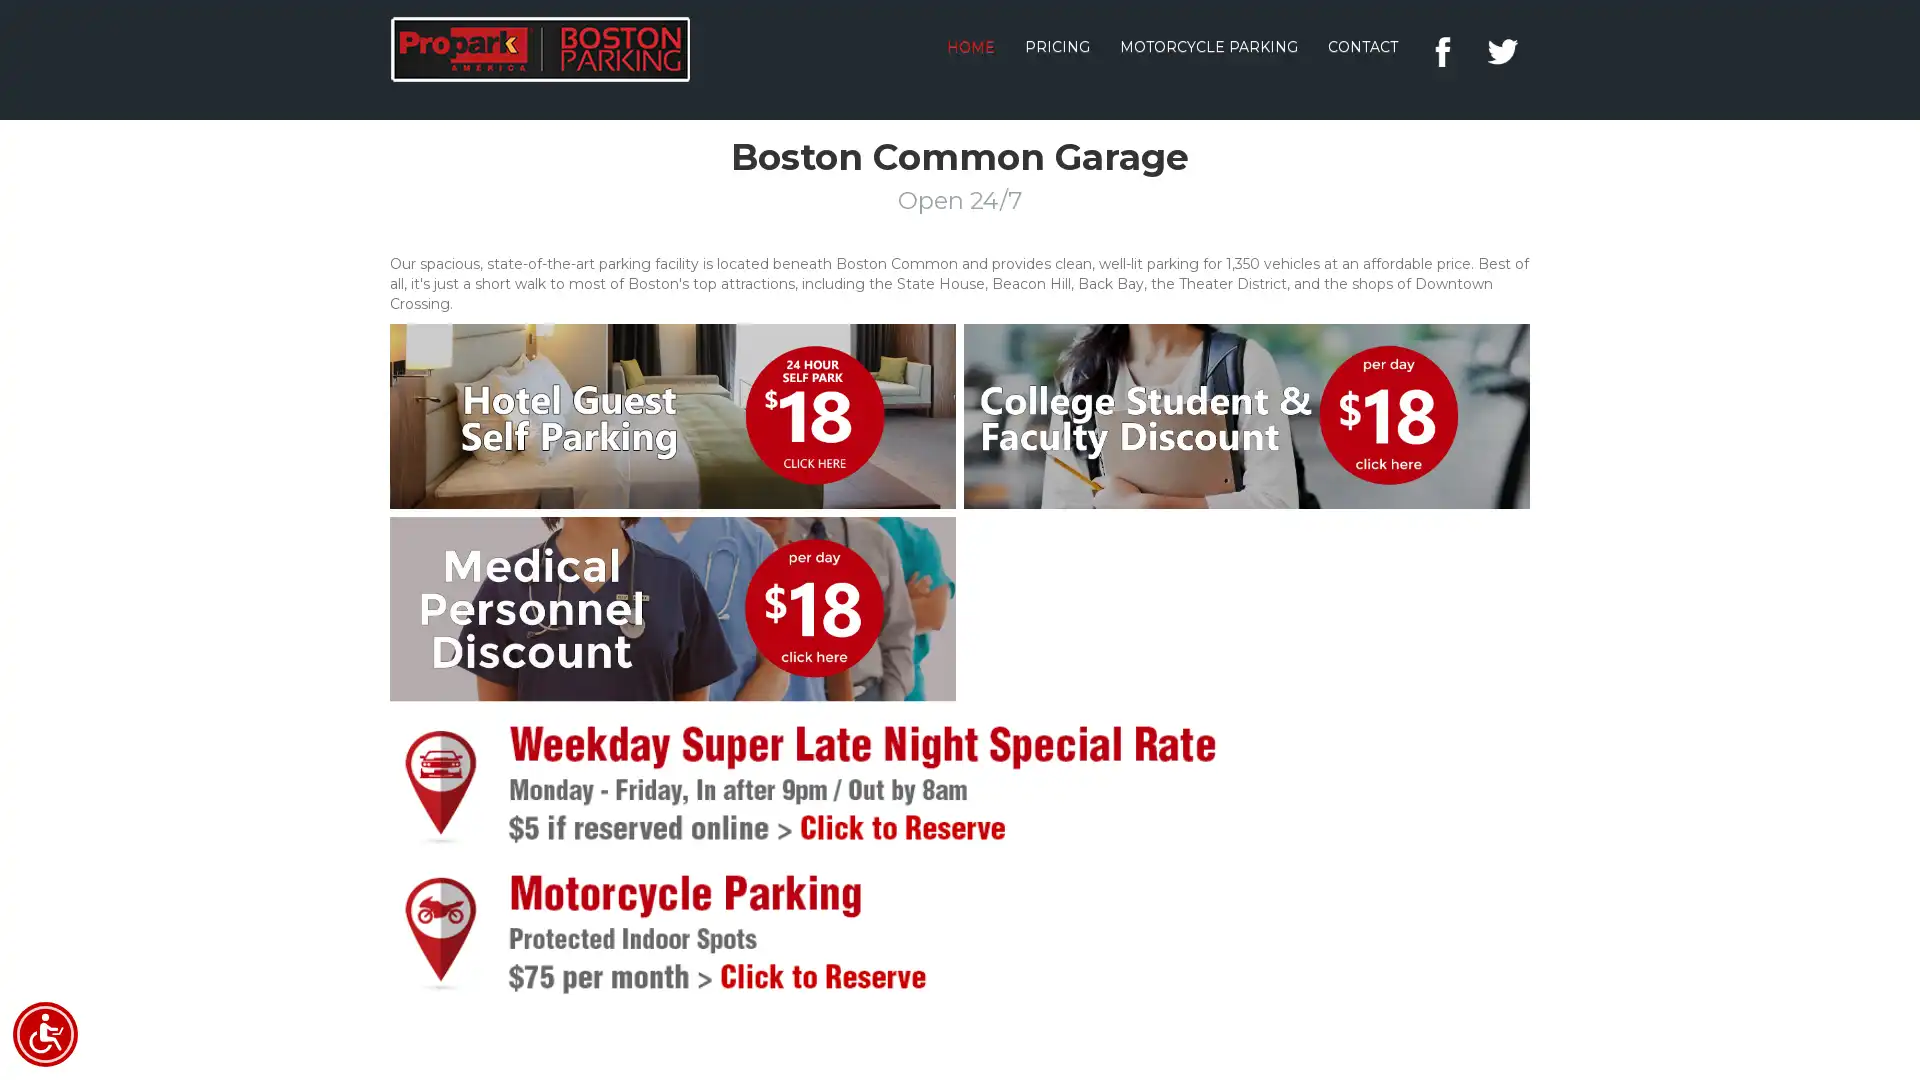  I want to click on Accessibility Menu, so click(45, 1034).